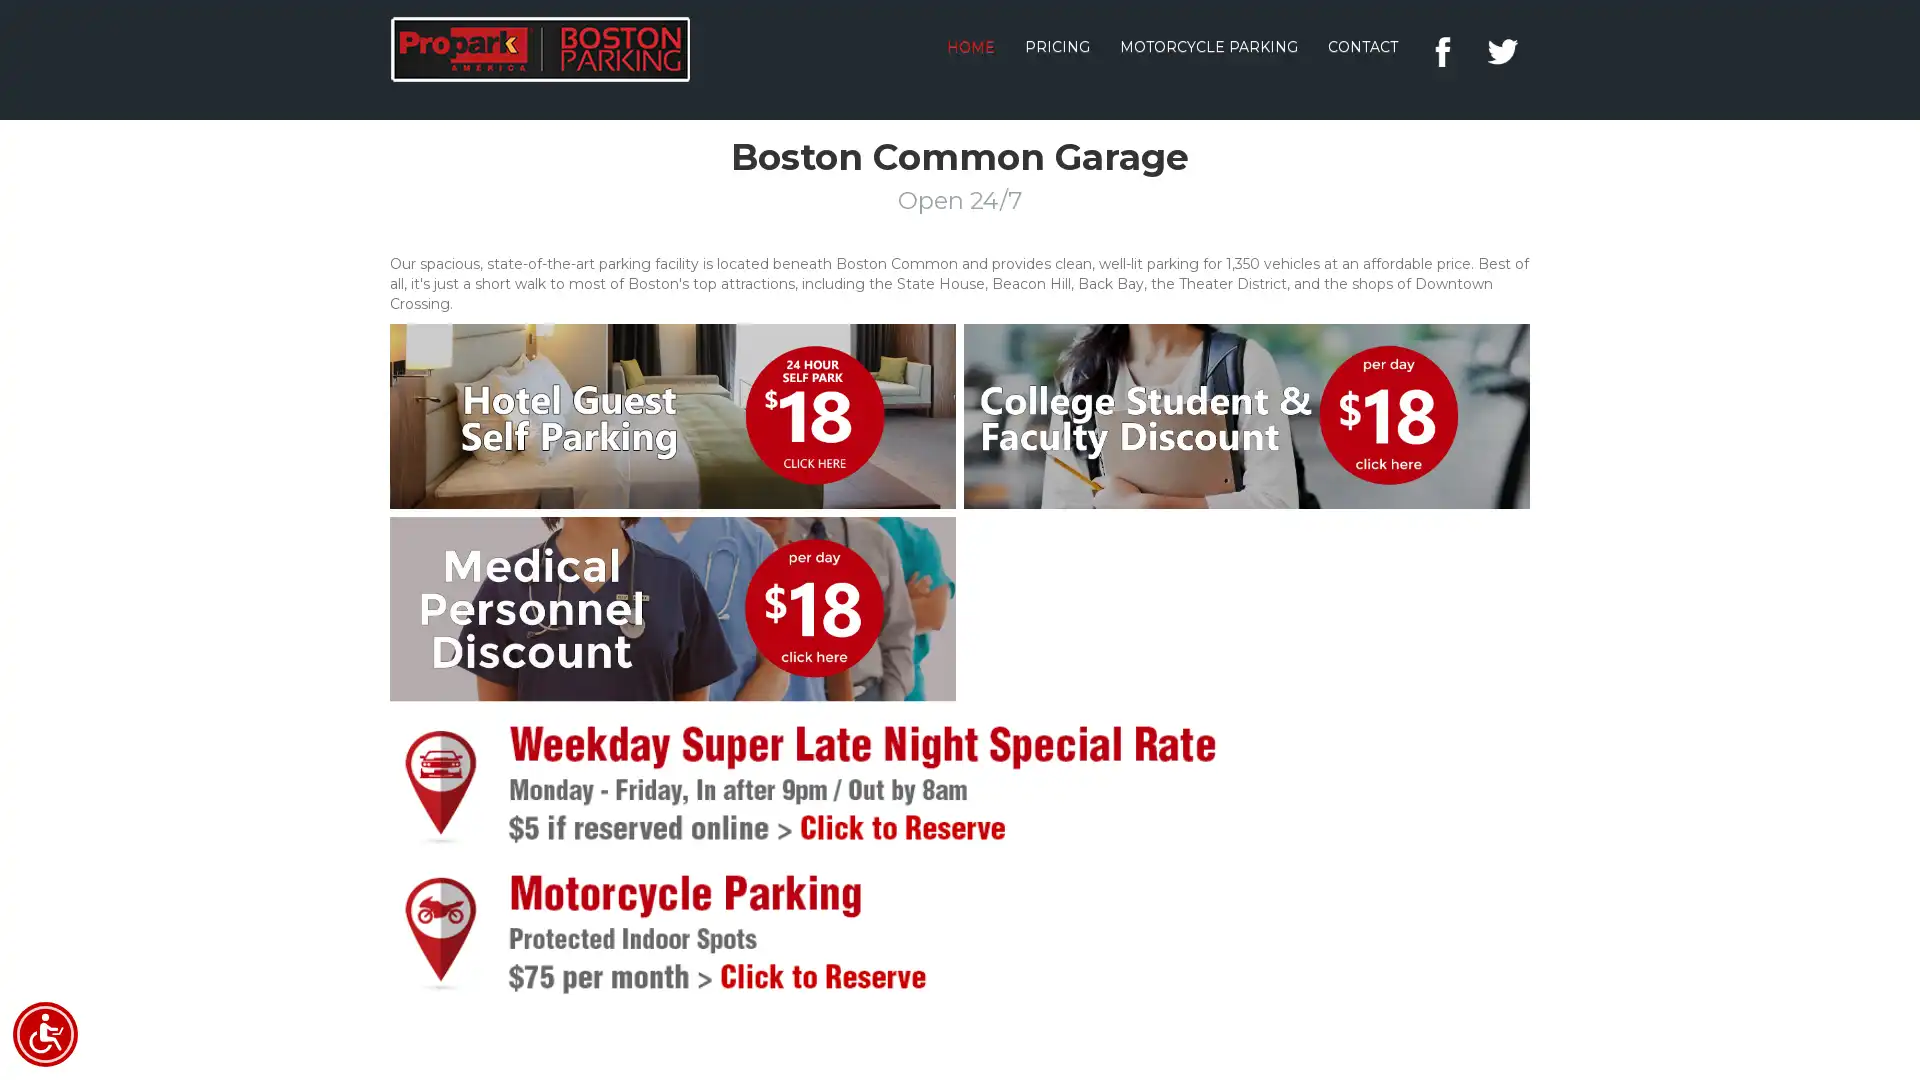  I want to click on Accessibility Menu, so click(45, 1034).